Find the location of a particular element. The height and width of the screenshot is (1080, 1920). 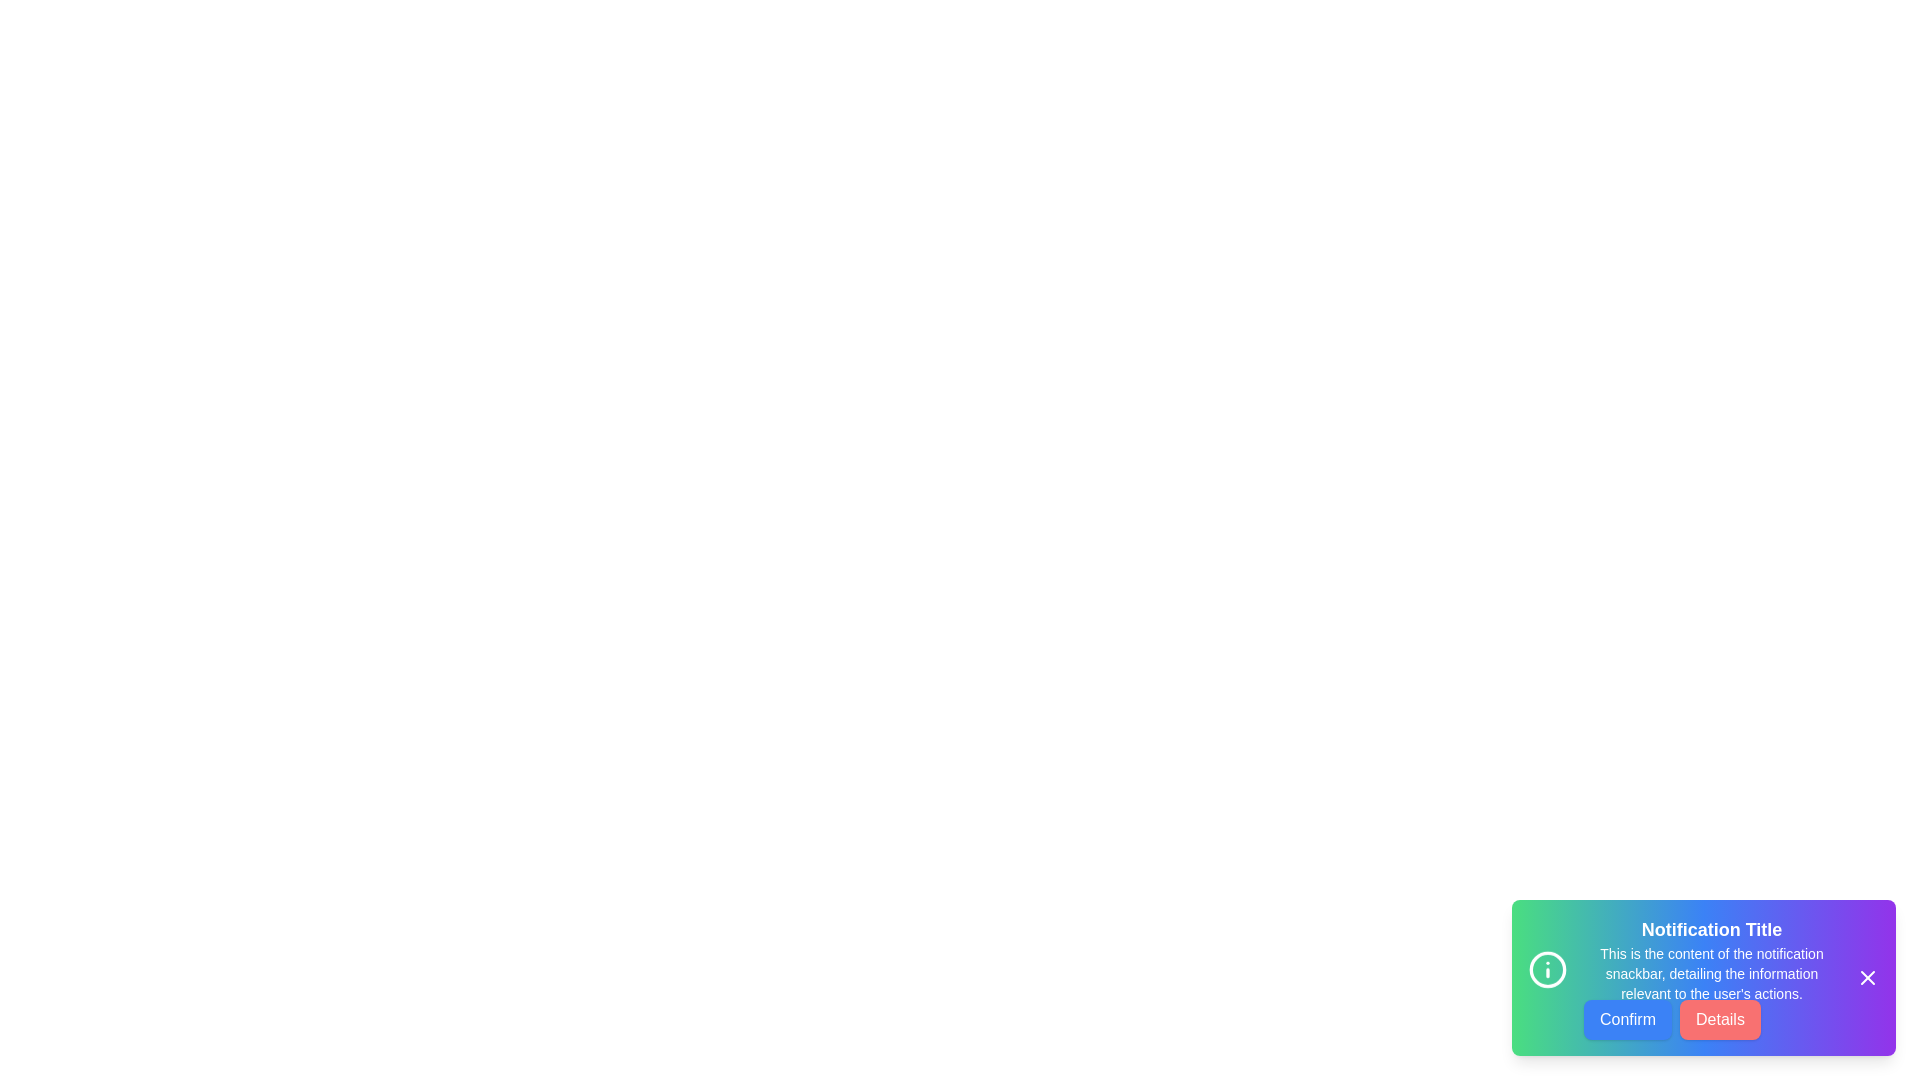

the notification content text by clicking and dragging over it is located at coordinates (1583, 944).